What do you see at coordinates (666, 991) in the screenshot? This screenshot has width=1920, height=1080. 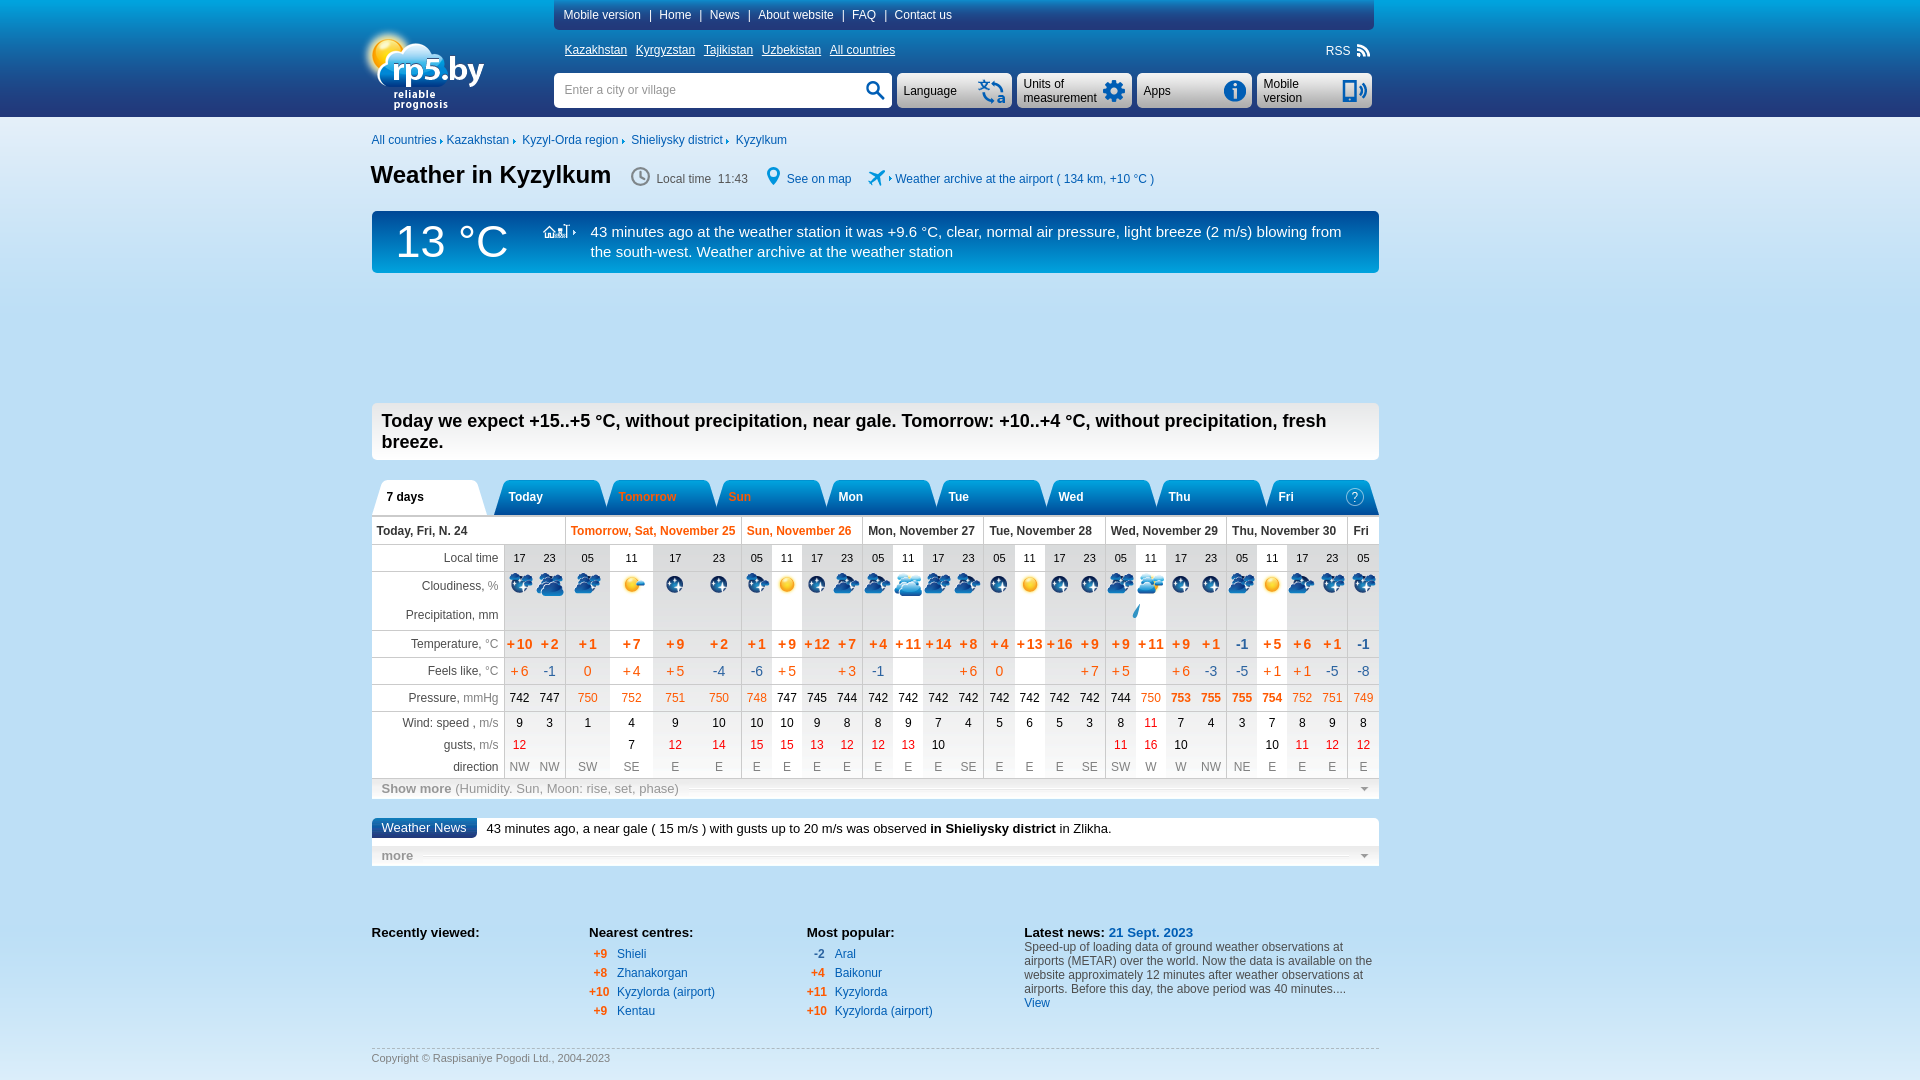 I see `'Kyzylorda (airport)'` at bounding box center [666, 991].